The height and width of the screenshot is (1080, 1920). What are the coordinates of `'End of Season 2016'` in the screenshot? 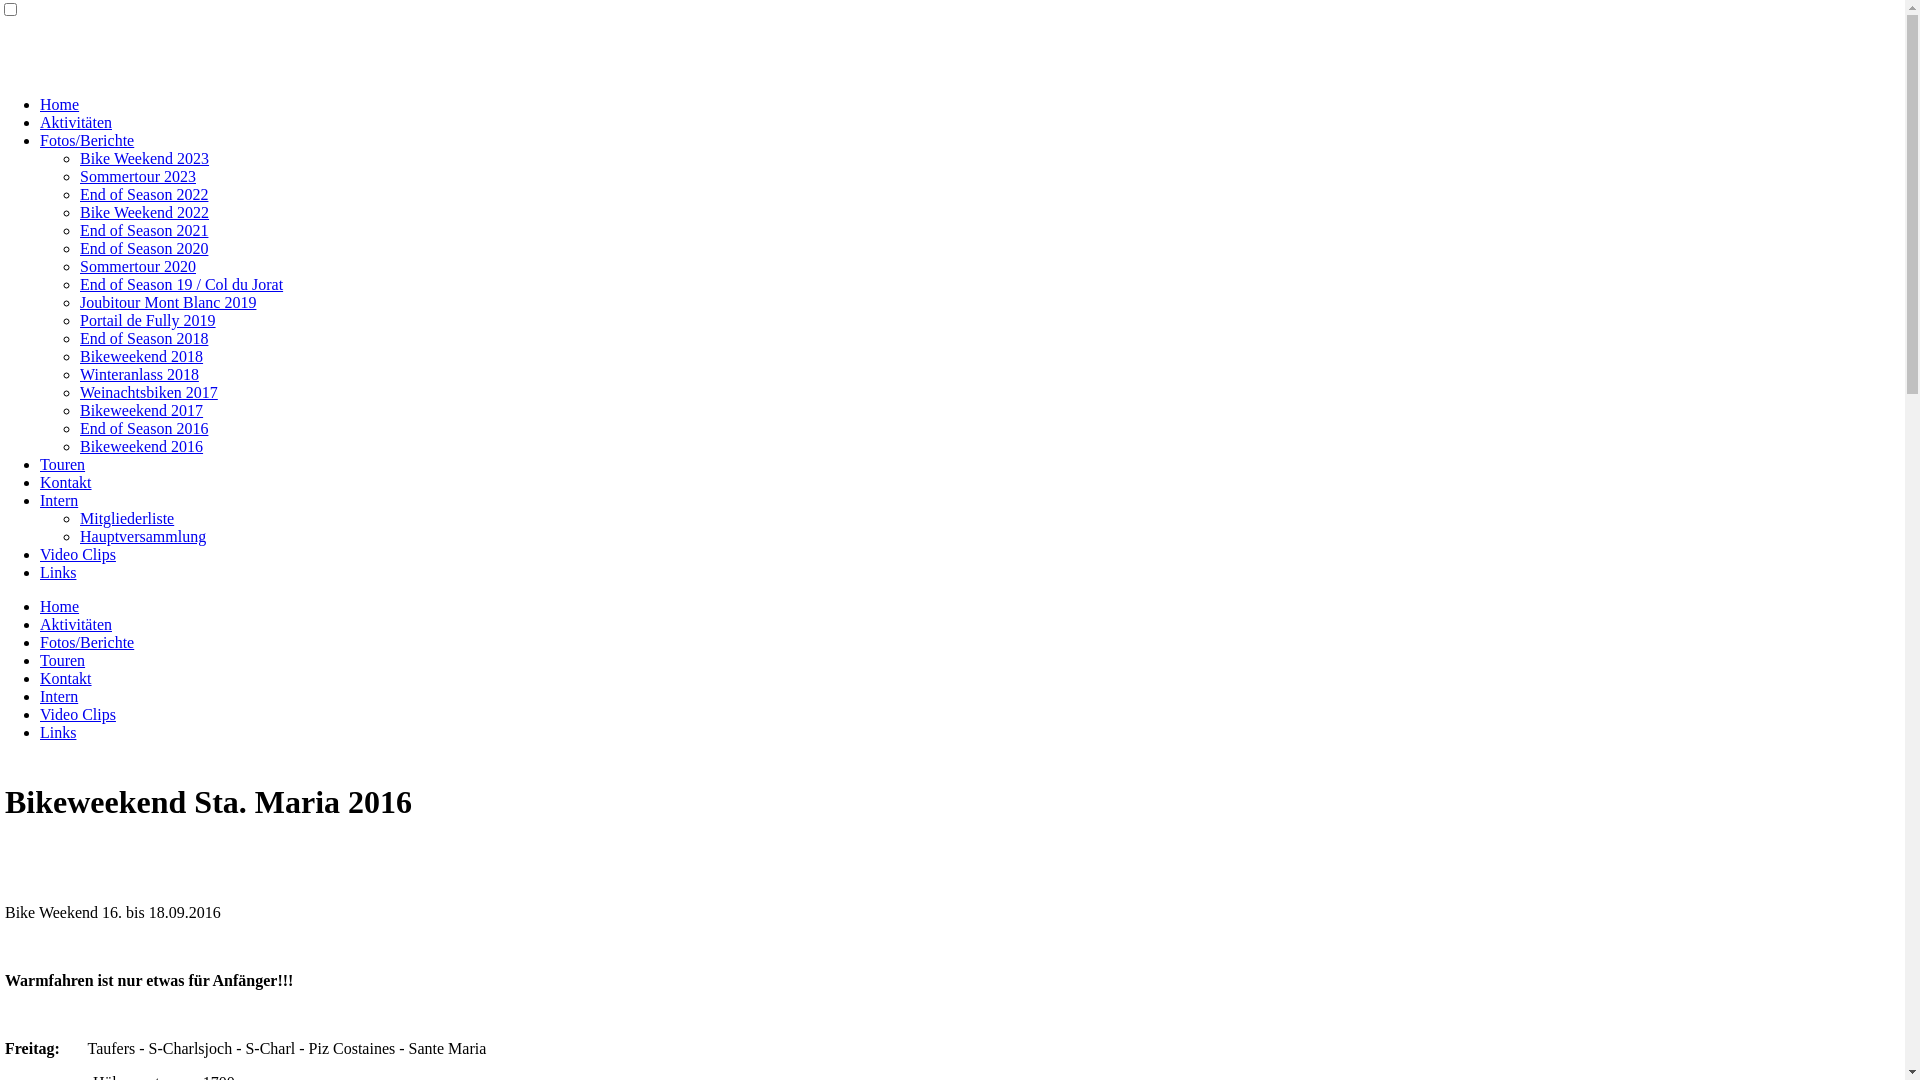 It's located at (143, 427).